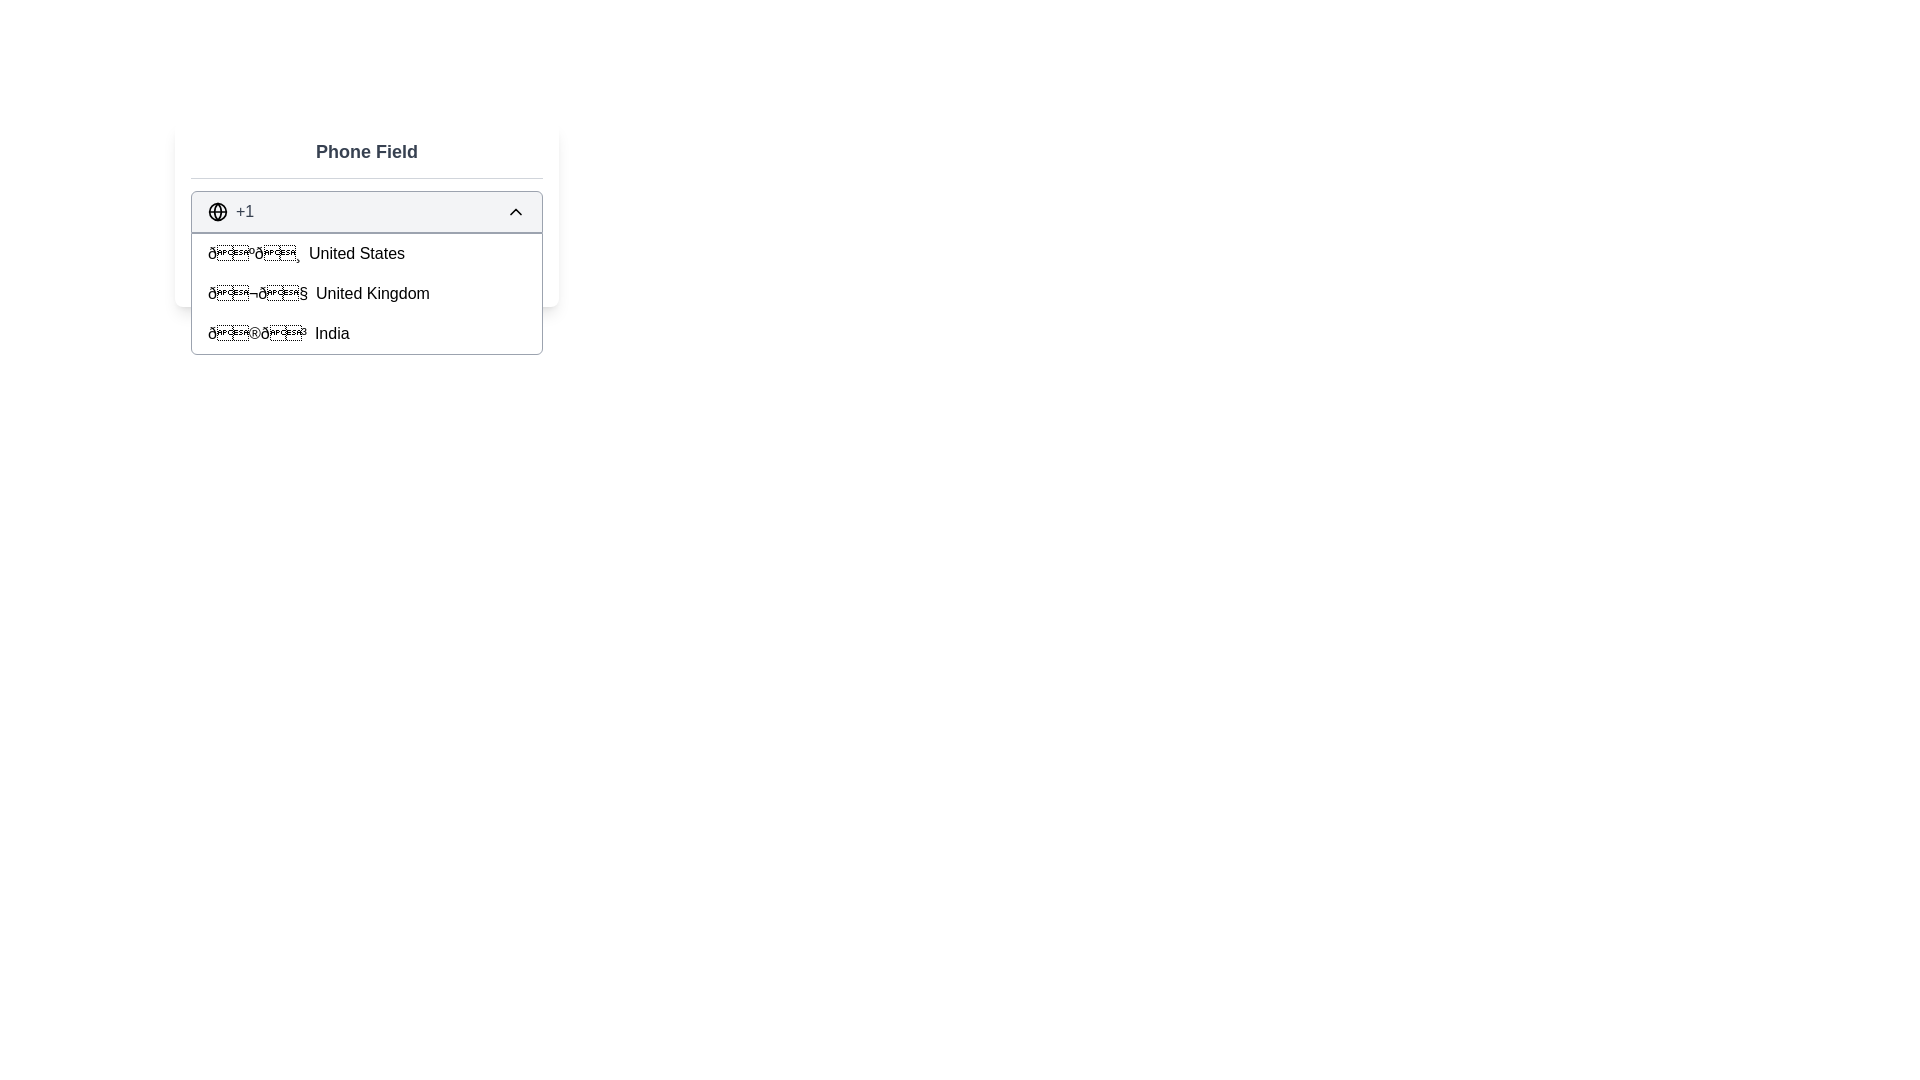 The width and height of the screenshot is (1920, 1080). I want to click on the 'United Kingdom' option in the dropdown menu, so click(366, 293).